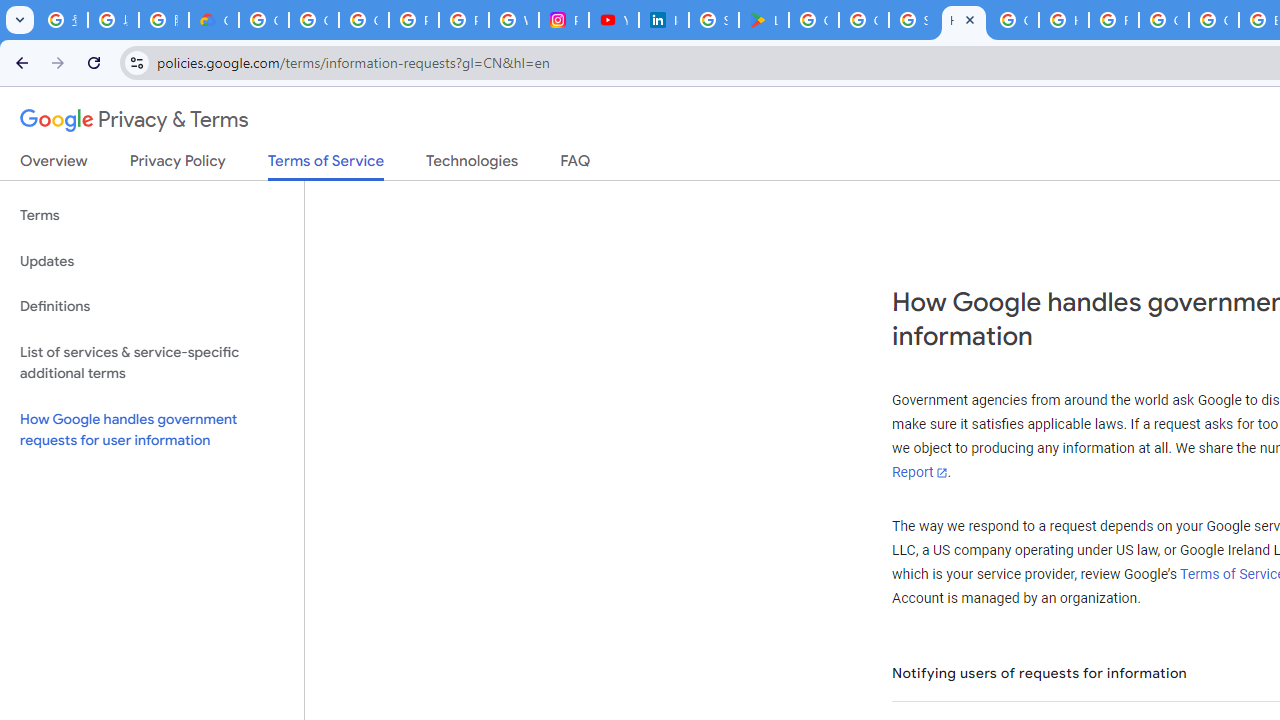  Describe the element at coordinates (913, 20) in the screenshot. I see `'Sign in - Google Accounts'` at that location.